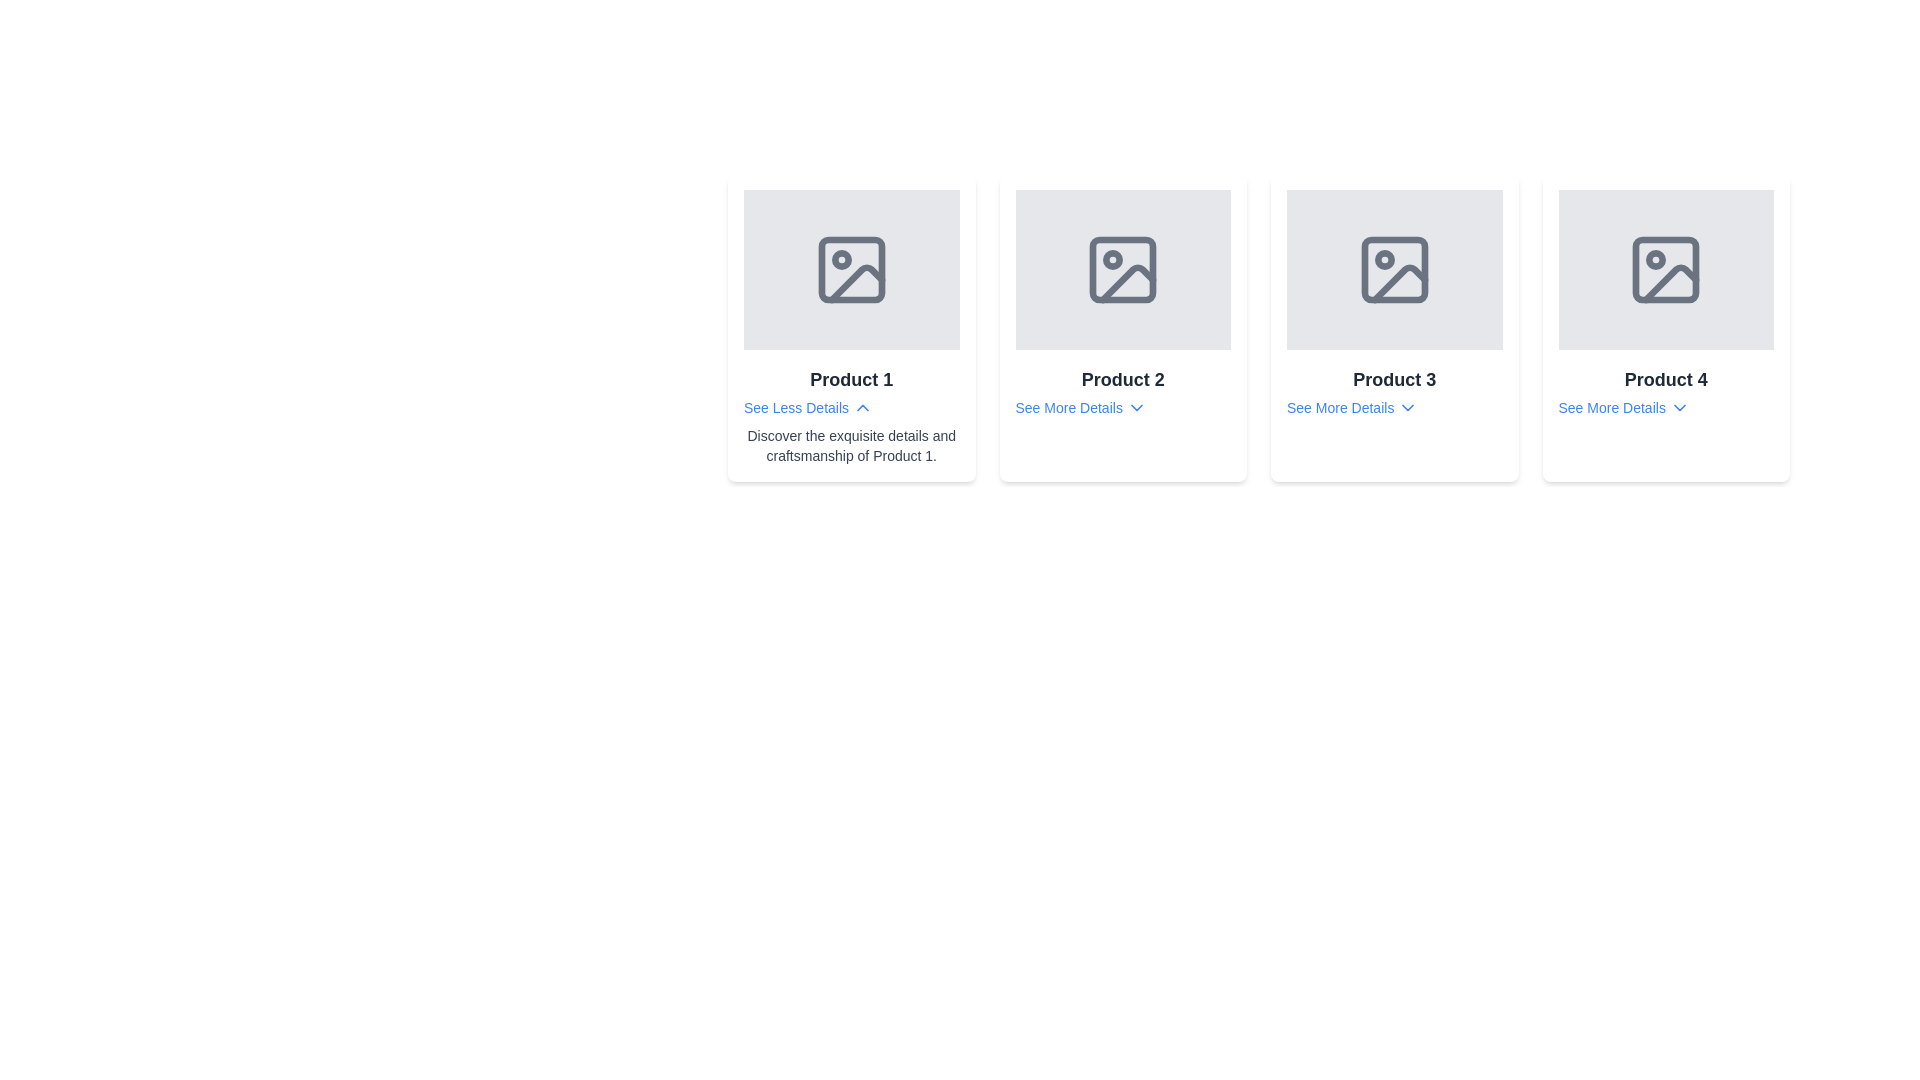 The height and width of the screenshot is (1080, 1920). I want to click on the text label that reads 'Discover the exquisite details and craftsmanship of Product 1.' located below the 'See Less Details' link within the 'Product 1' card, so click(851, 445).